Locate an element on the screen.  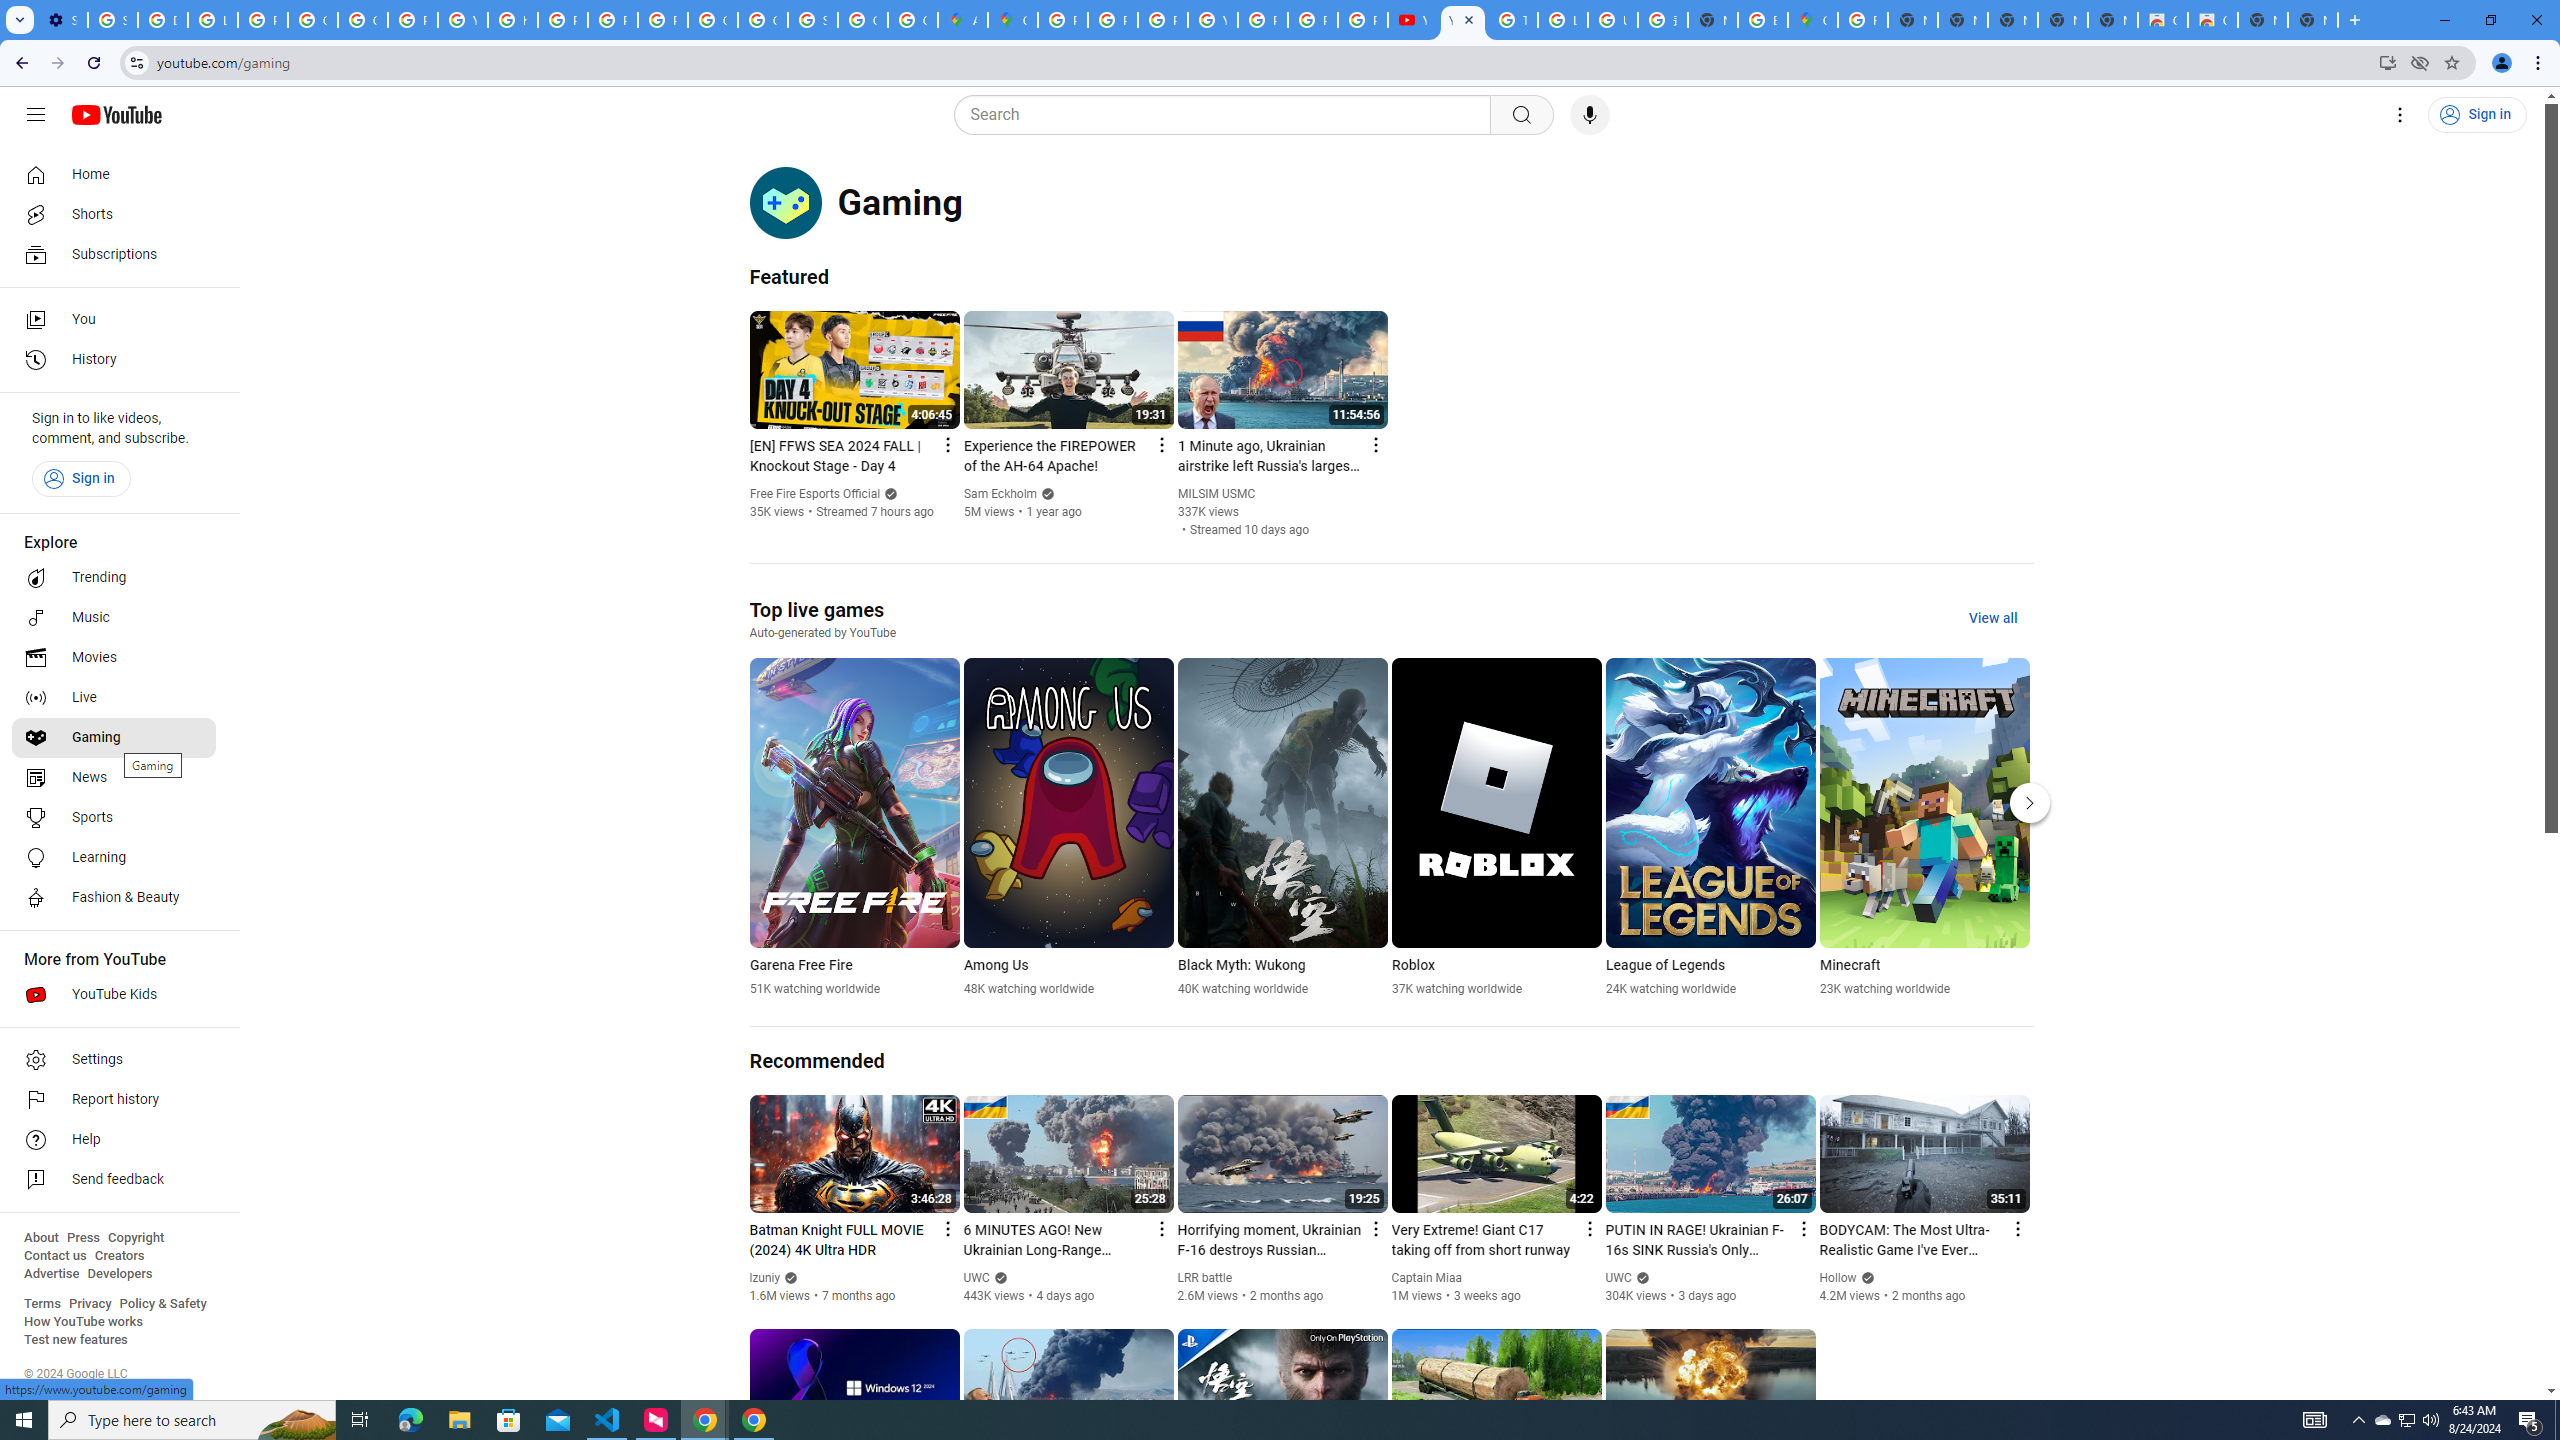
'Delete photos & videos - Computer - Google Photos Help' is located at coordinates (162, 19).